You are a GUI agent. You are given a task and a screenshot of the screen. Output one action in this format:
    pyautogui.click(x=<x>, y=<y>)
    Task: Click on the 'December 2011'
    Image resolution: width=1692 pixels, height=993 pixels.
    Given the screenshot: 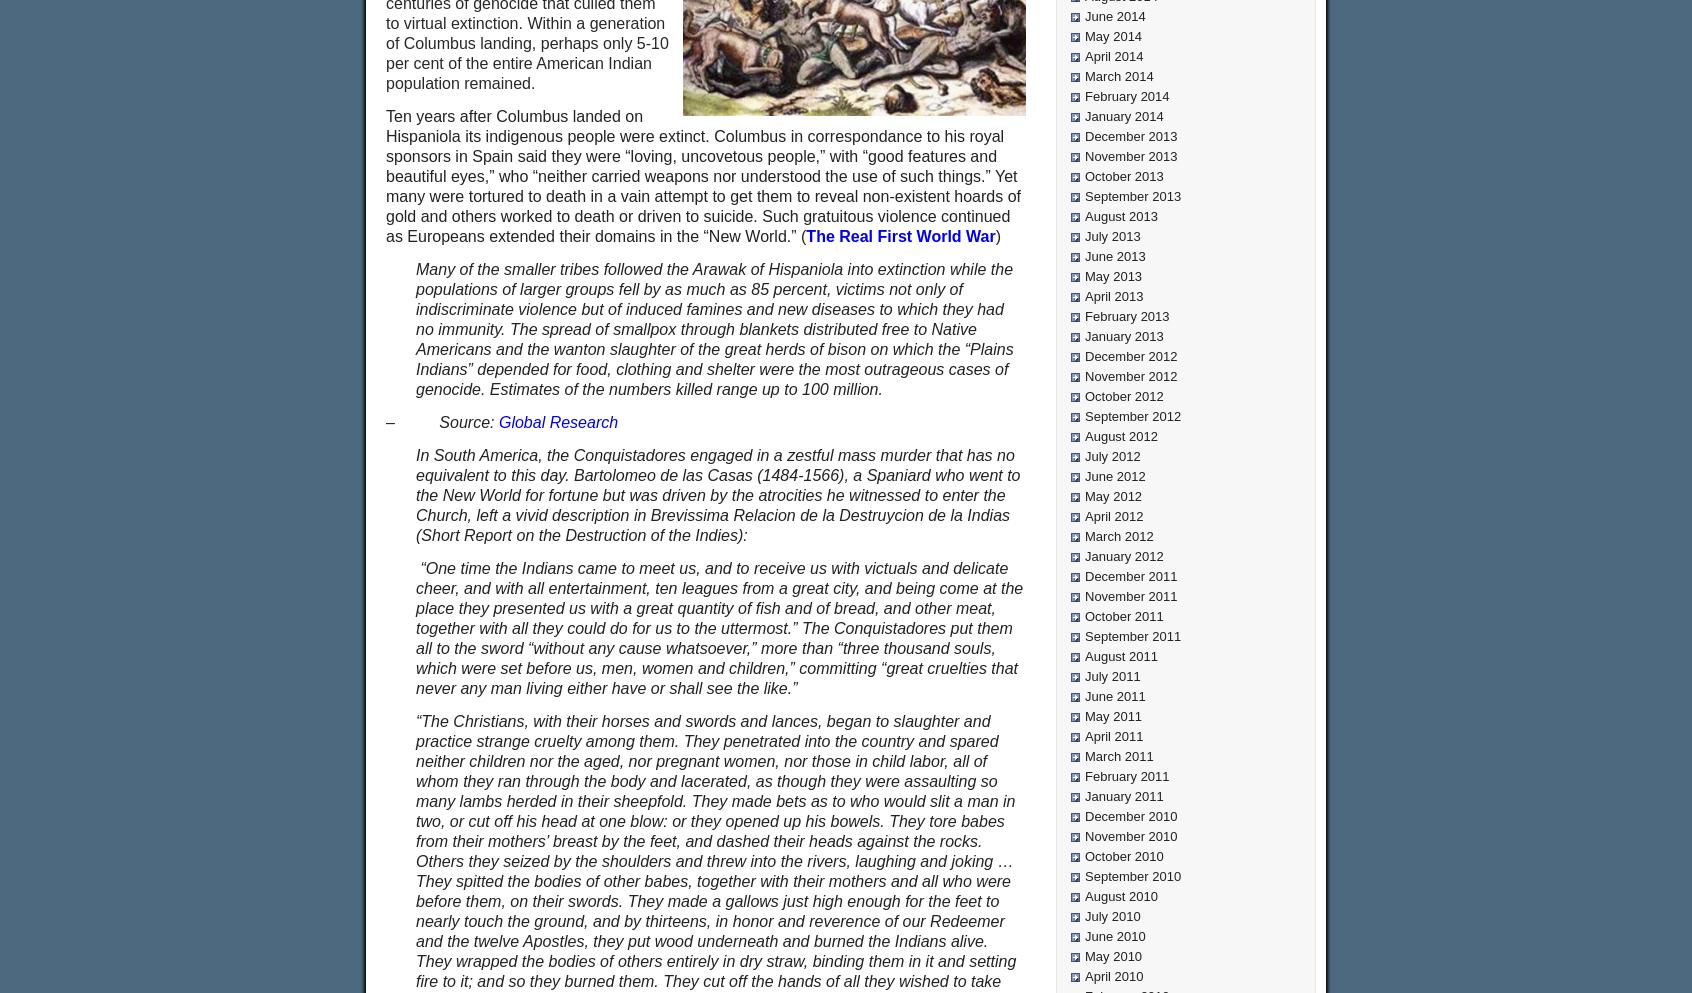 What is the action you would take?
    pyautogui.click(x=1129, y=576)
    